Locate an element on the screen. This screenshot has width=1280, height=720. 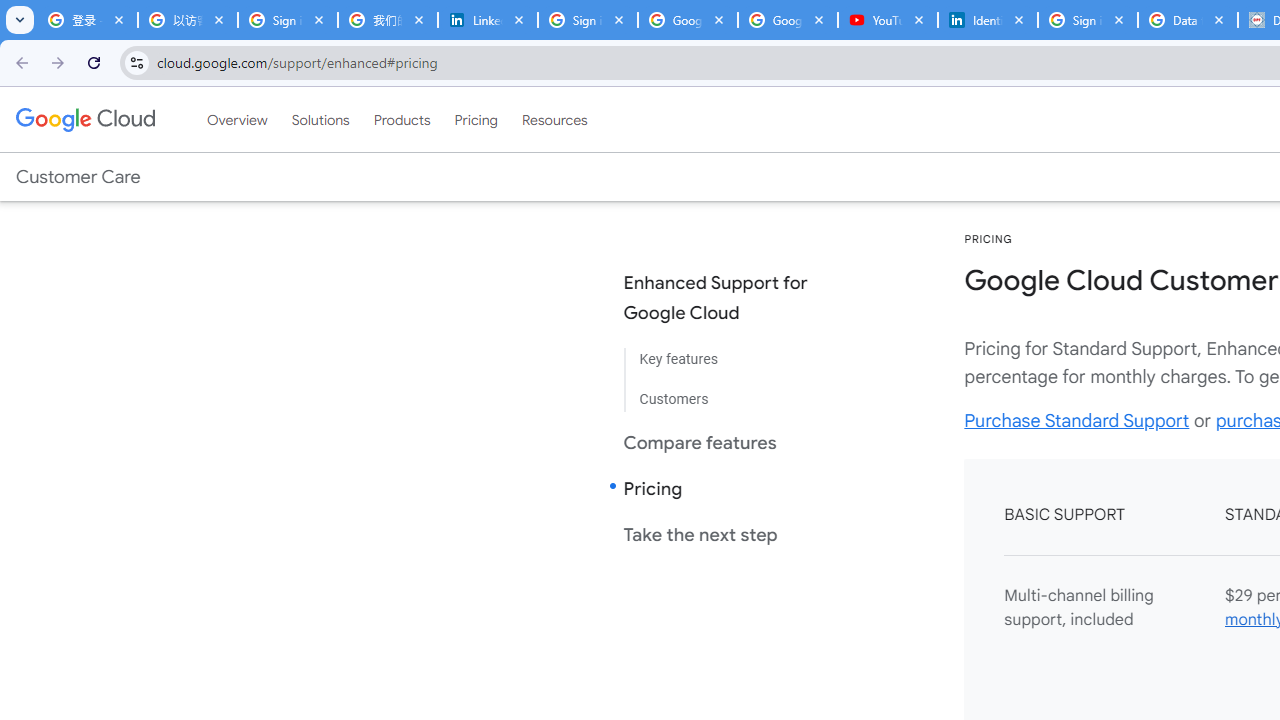
'Compare features' is located at coordinates (731, 441).